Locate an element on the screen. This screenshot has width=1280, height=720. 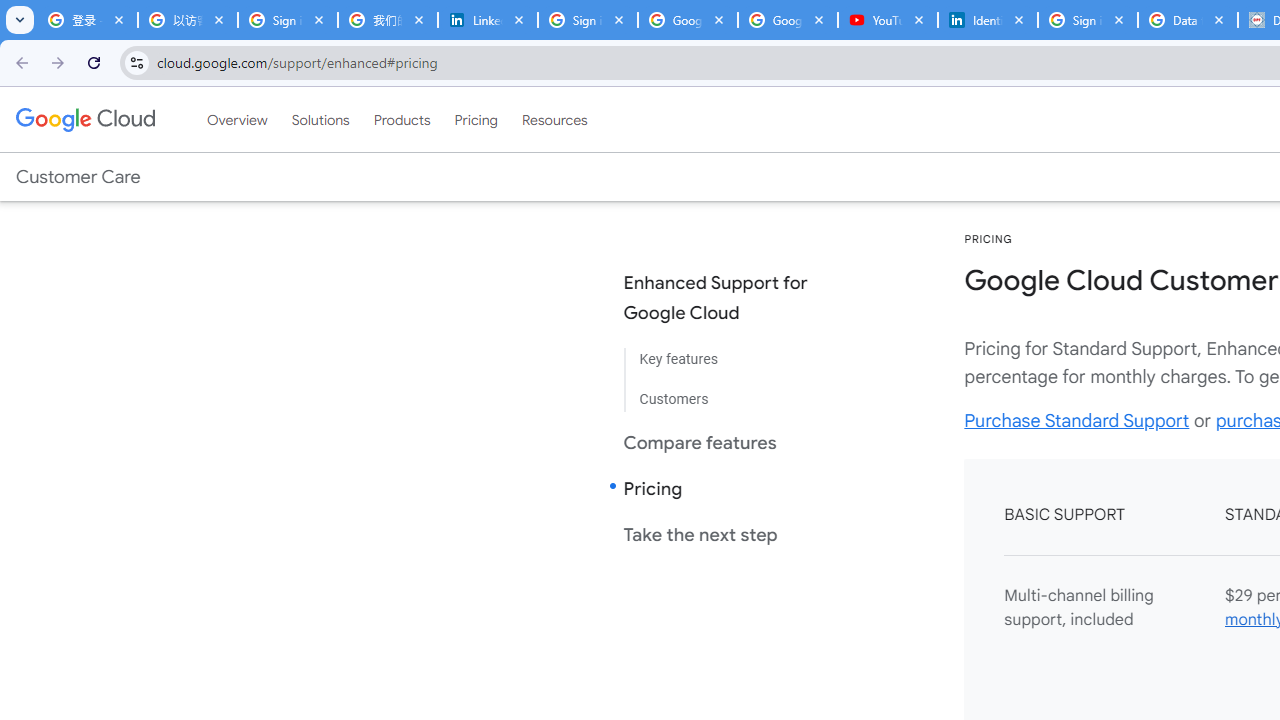
'Compare features' is located at coordinates (731, 441).